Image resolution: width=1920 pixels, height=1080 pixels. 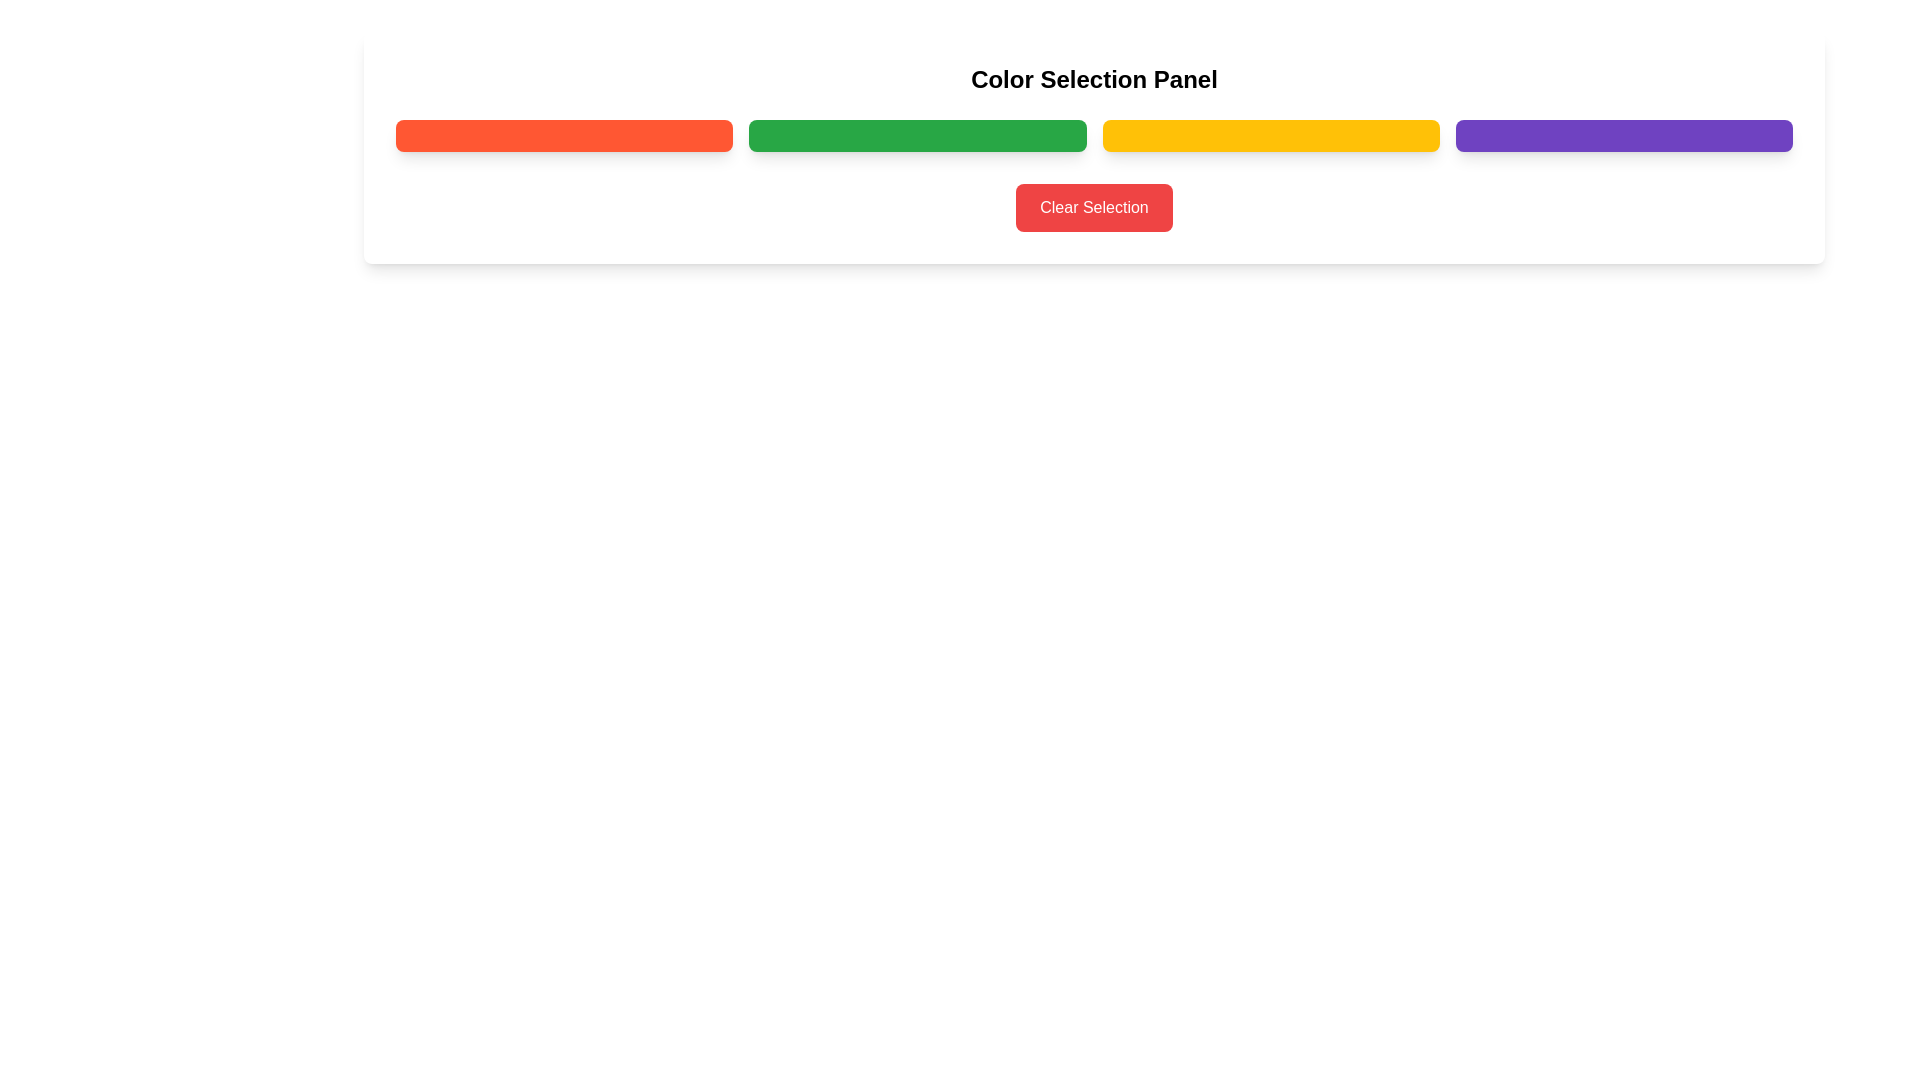 What do you see at coordinates (563, 135) in the screenshot?
I see `the first button in a group of four horizontally aligned buttons located in the top-left portion of the interface` at bounding box center [563, 135].